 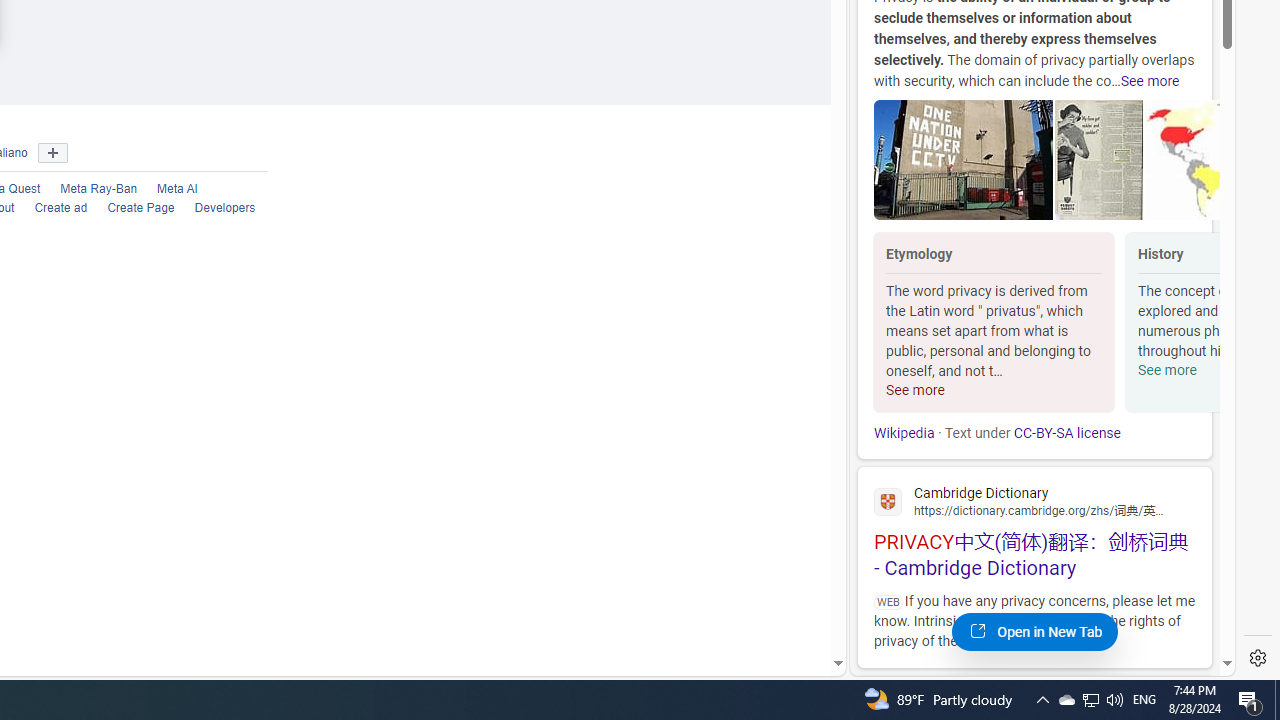 I want to click on 'Developers', so click(x=215, y=208).